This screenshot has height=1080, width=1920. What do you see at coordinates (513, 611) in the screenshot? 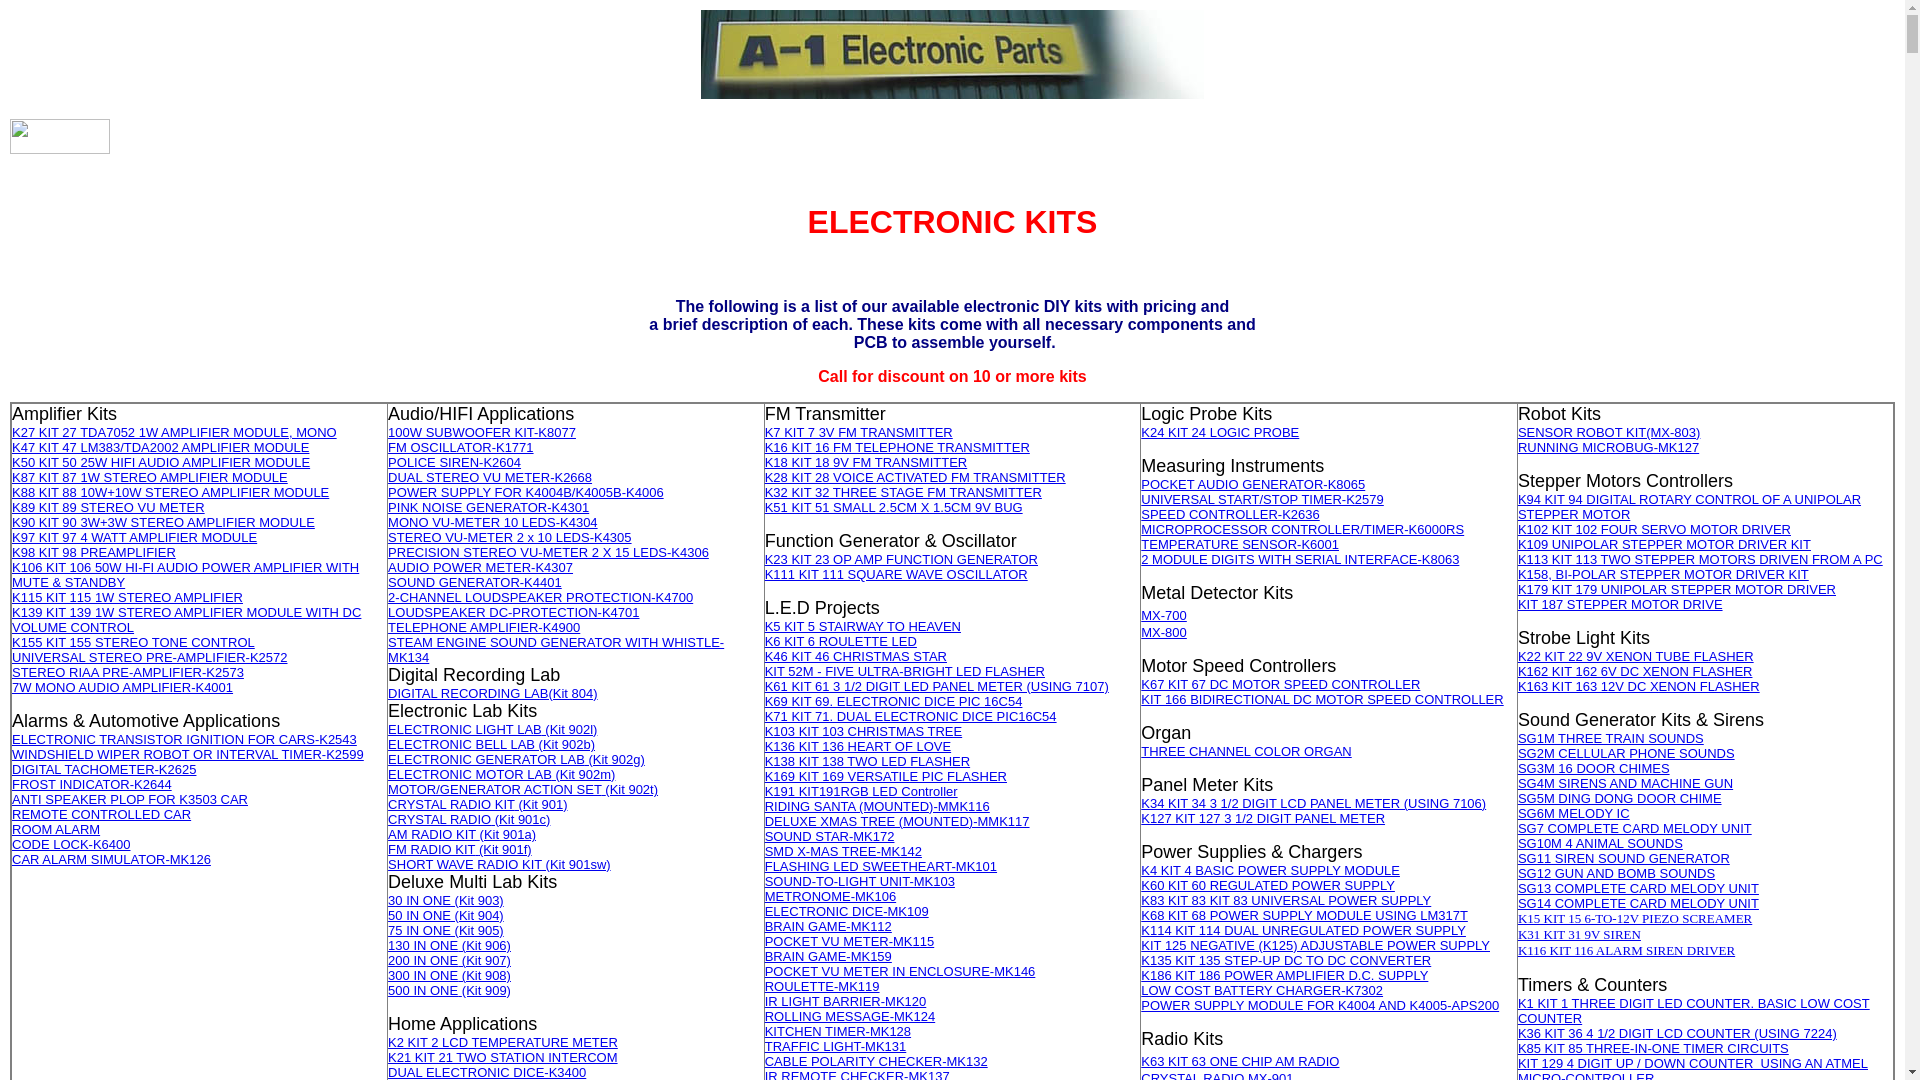
I see `'LOUDSPEAKER DC-PROTECTION-K4701'` at bounding box center [513, 611].